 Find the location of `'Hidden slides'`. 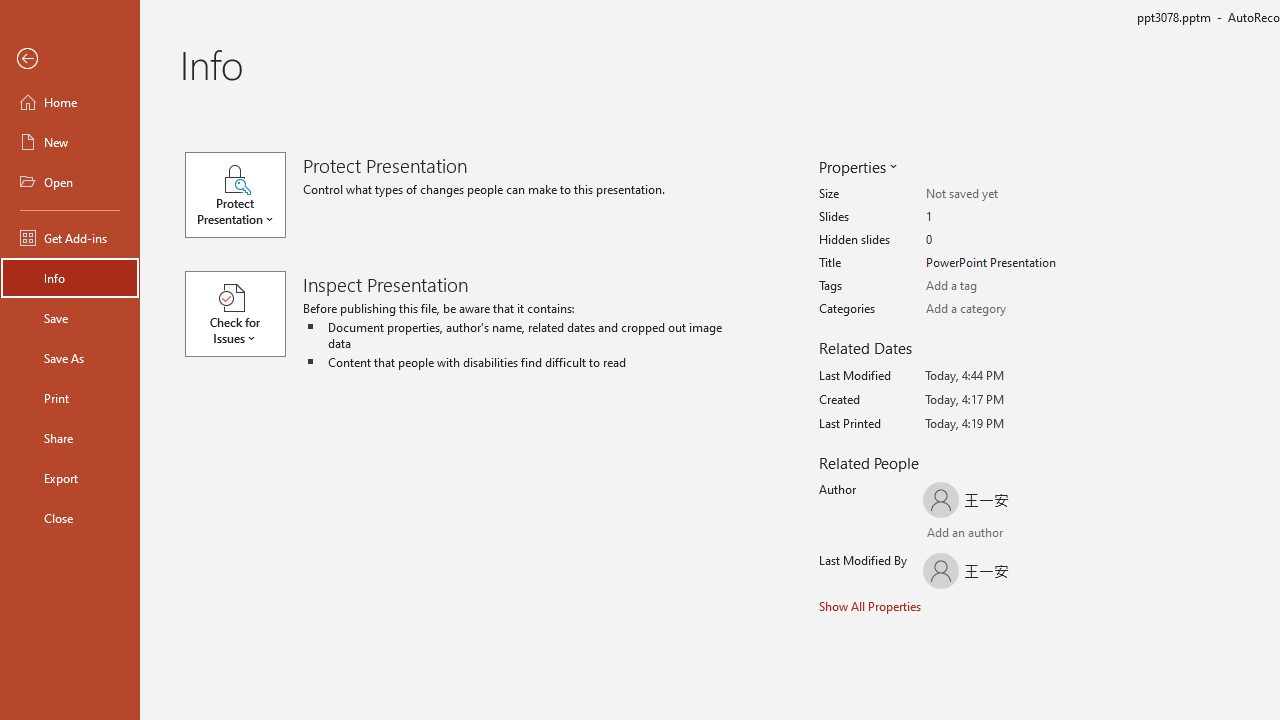

'Hidden slides' is located at coordinates (1004, 239).